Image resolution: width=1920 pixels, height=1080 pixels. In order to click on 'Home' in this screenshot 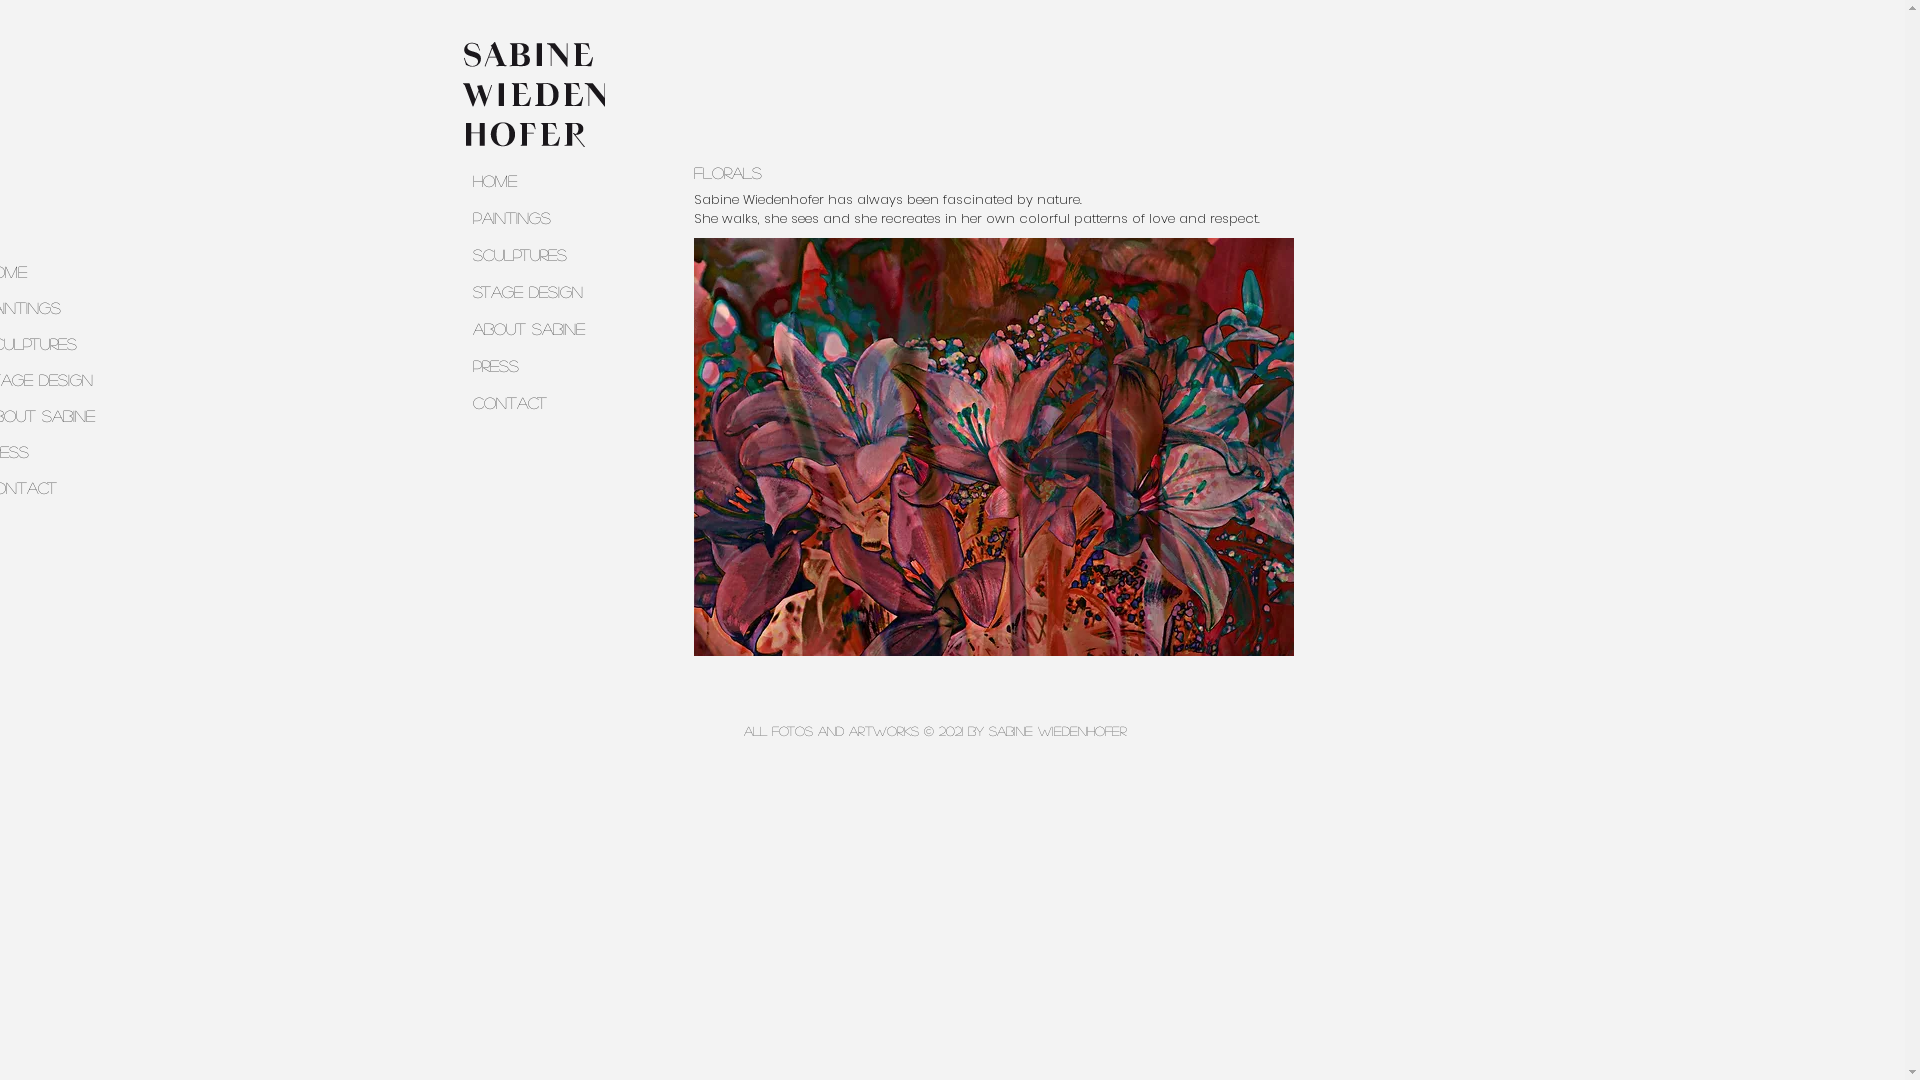, I will do `click(549, 180)`.